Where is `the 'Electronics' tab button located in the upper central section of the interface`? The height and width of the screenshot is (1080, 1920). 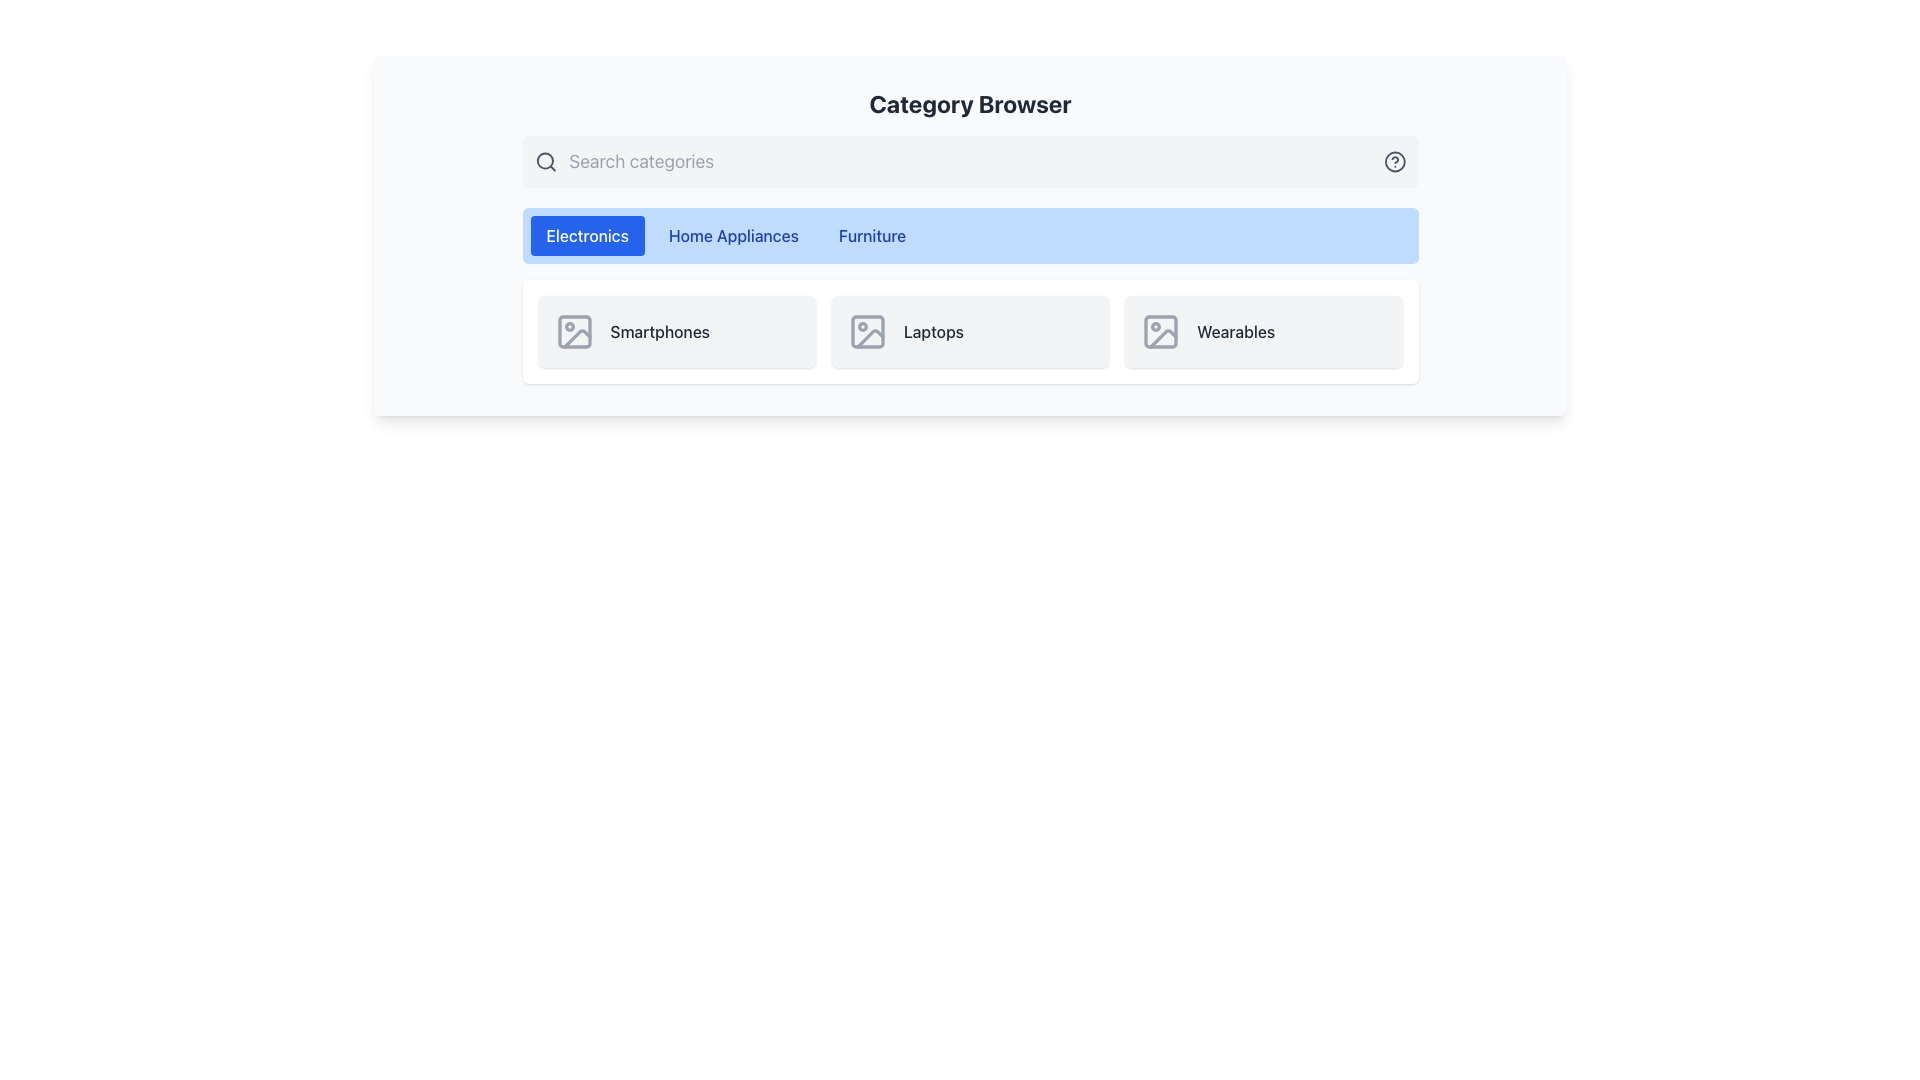 the 'Electronics' tab button located in the upper central section of the interface is located at coordinates (586, 234).